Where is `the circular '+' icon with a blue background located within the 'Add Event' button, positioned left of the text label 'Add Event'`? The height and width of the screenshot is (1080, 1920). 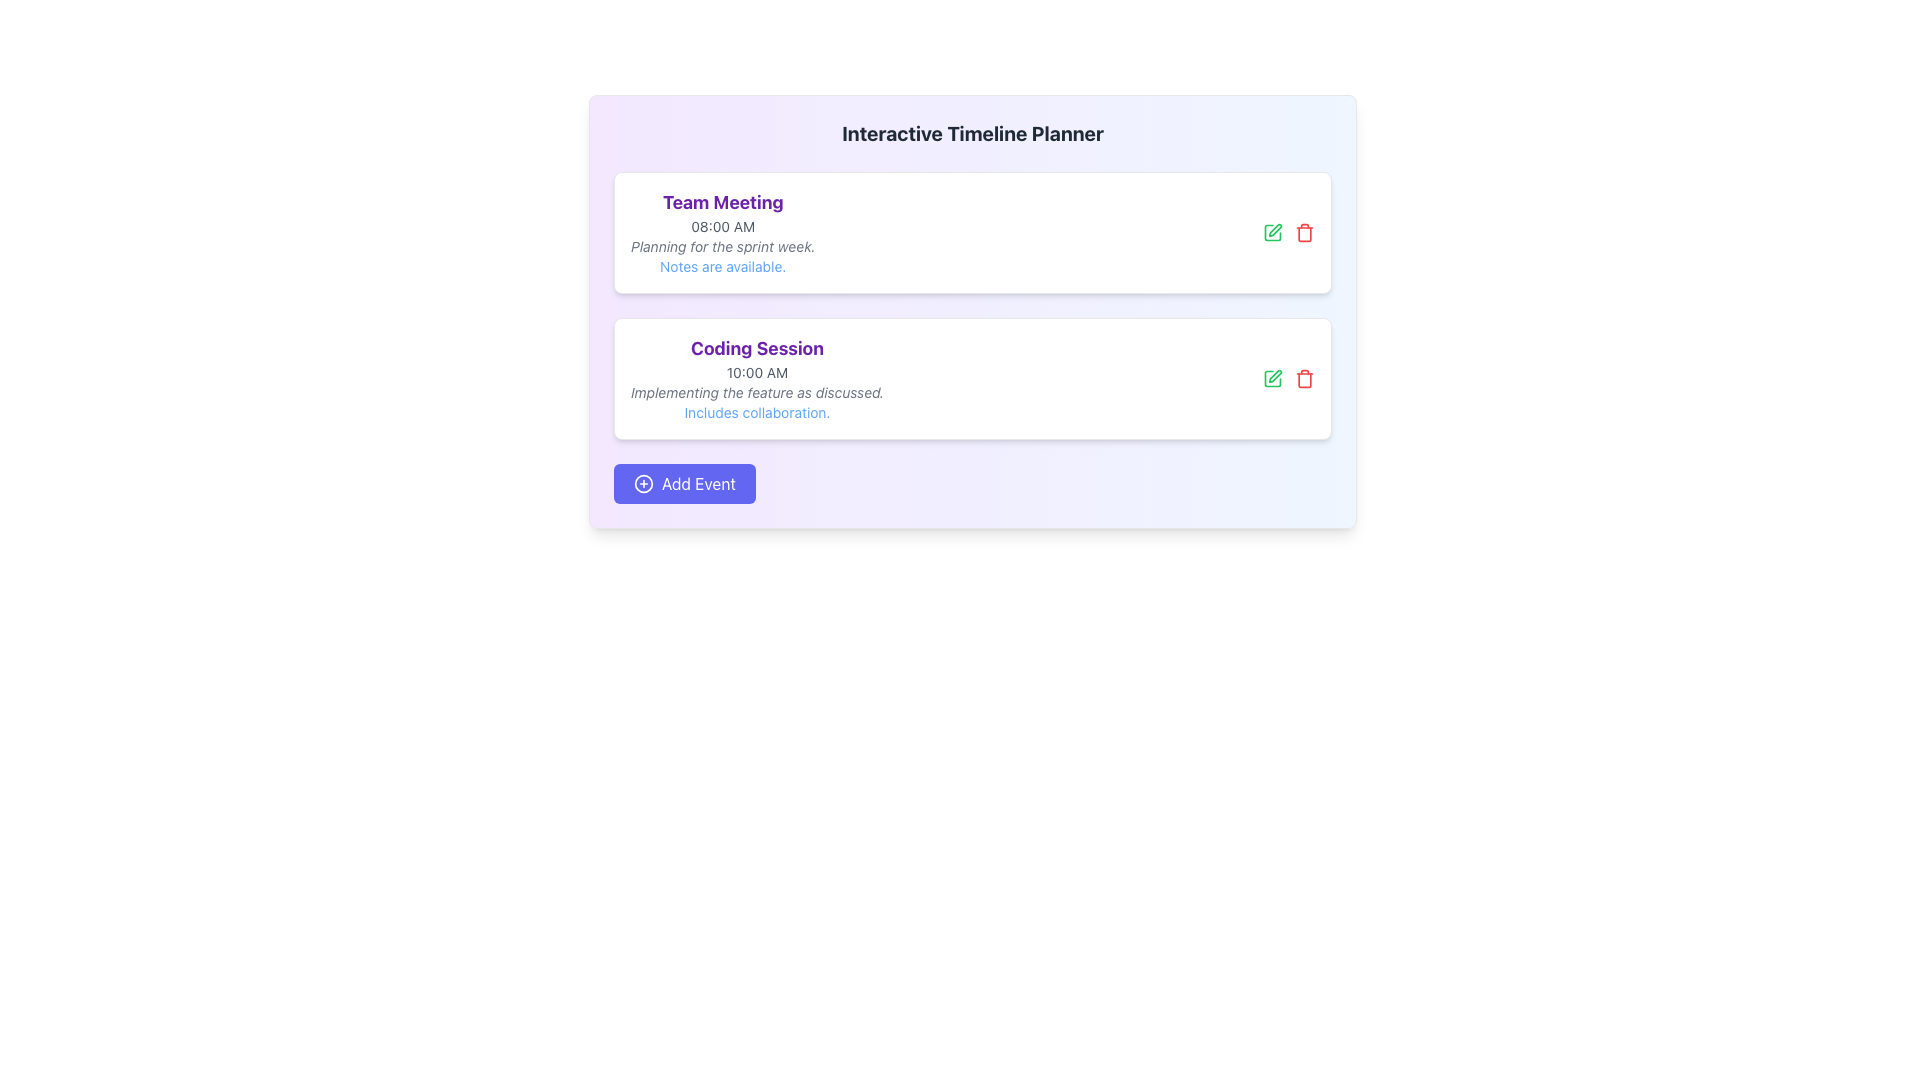 the circular '+' icon with a blue background located within the 'Add Event' button, positioned left of the text label 'Add Event' is located at coordinates (643, 483).